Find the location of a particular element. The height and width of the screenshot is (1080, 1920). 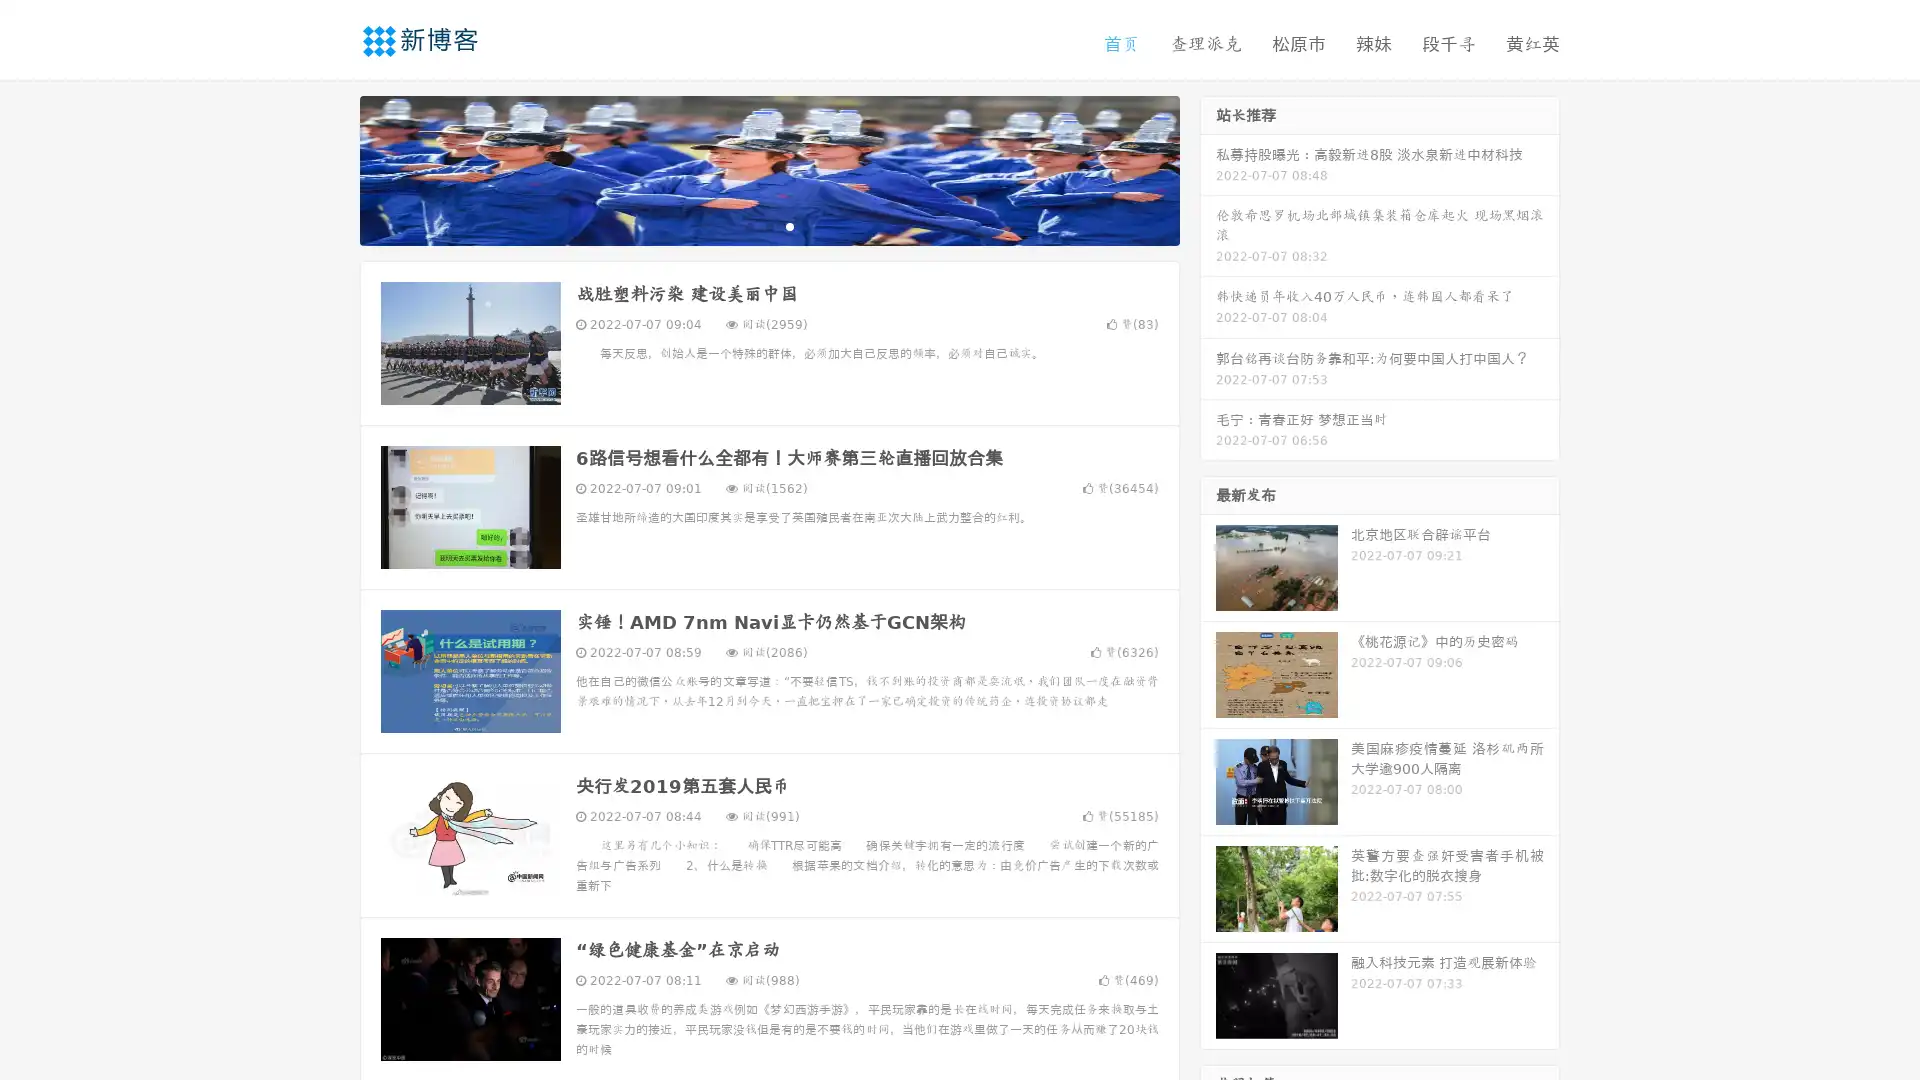

Go to slide 2 is located at coordinates (768, 225).